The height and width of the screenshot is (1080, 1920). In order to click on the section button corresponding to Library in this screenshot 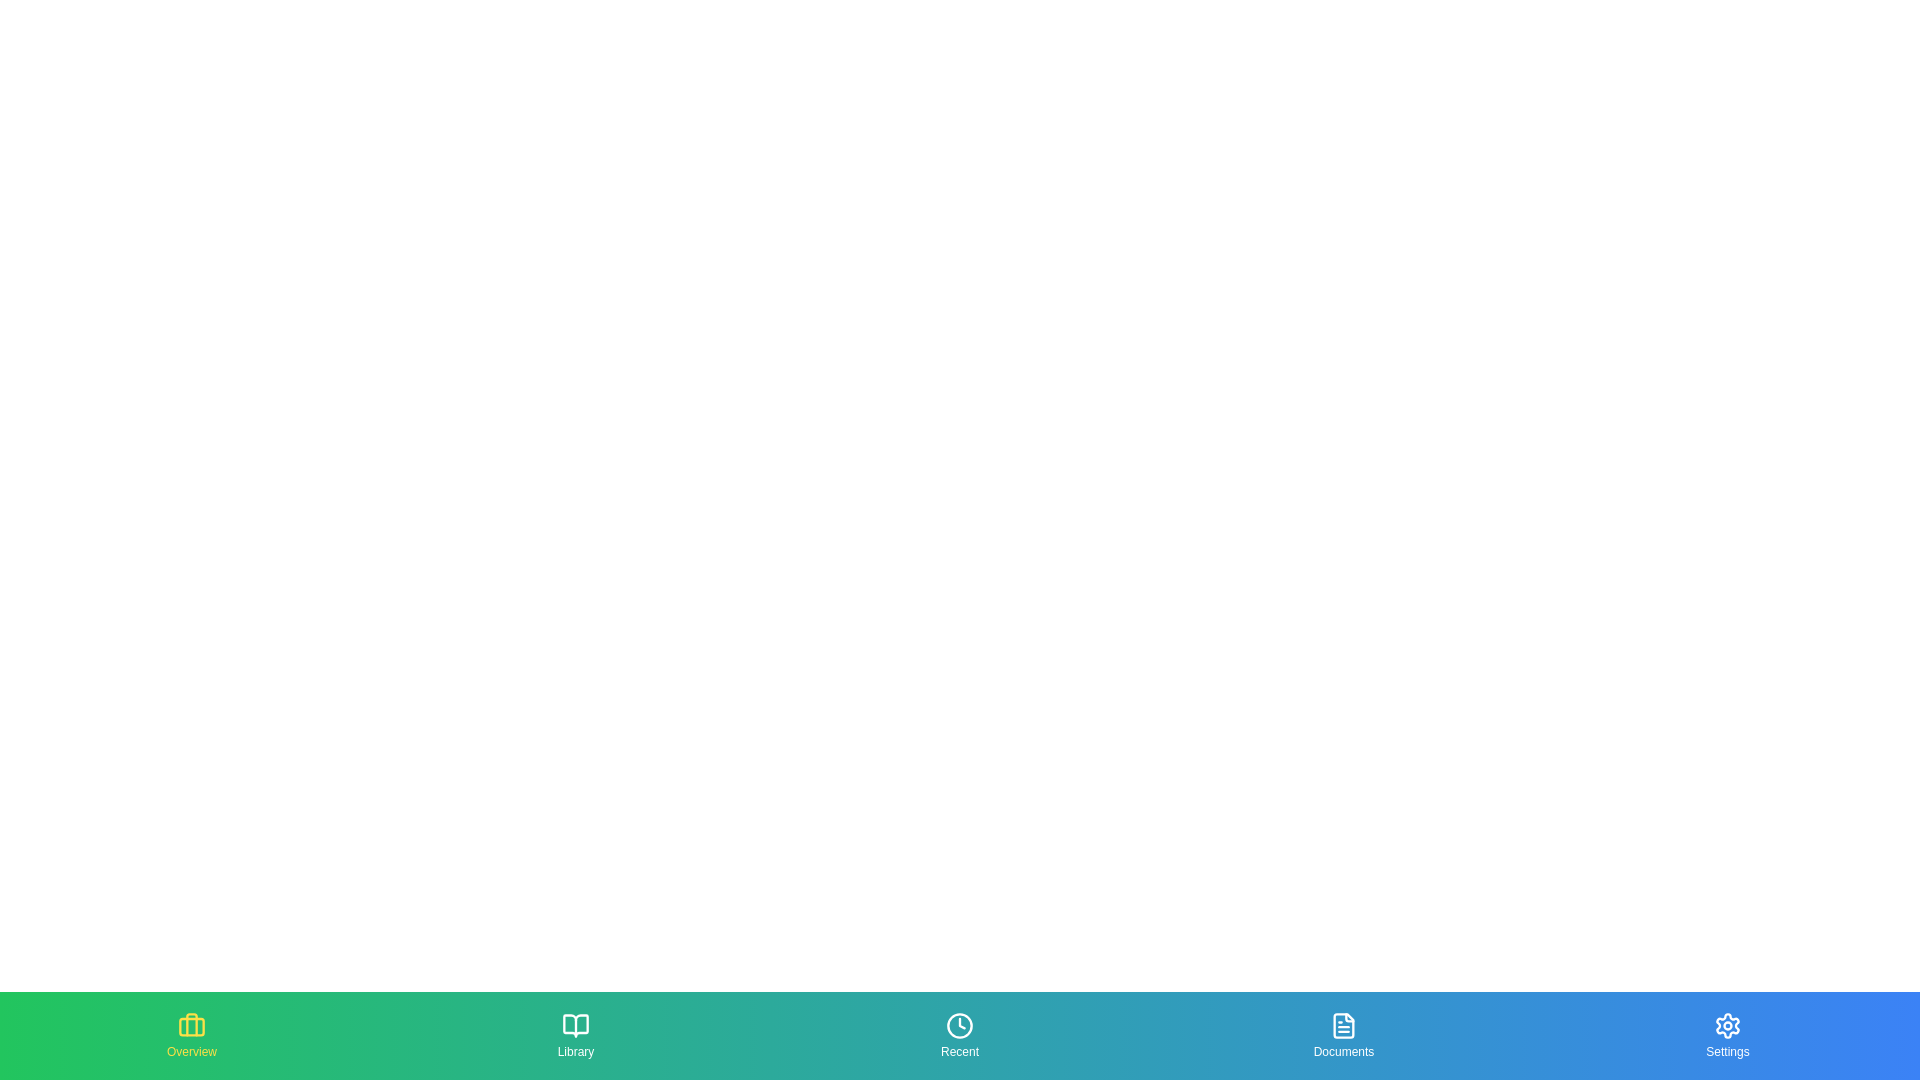, I will do `click(575, 1035)`.